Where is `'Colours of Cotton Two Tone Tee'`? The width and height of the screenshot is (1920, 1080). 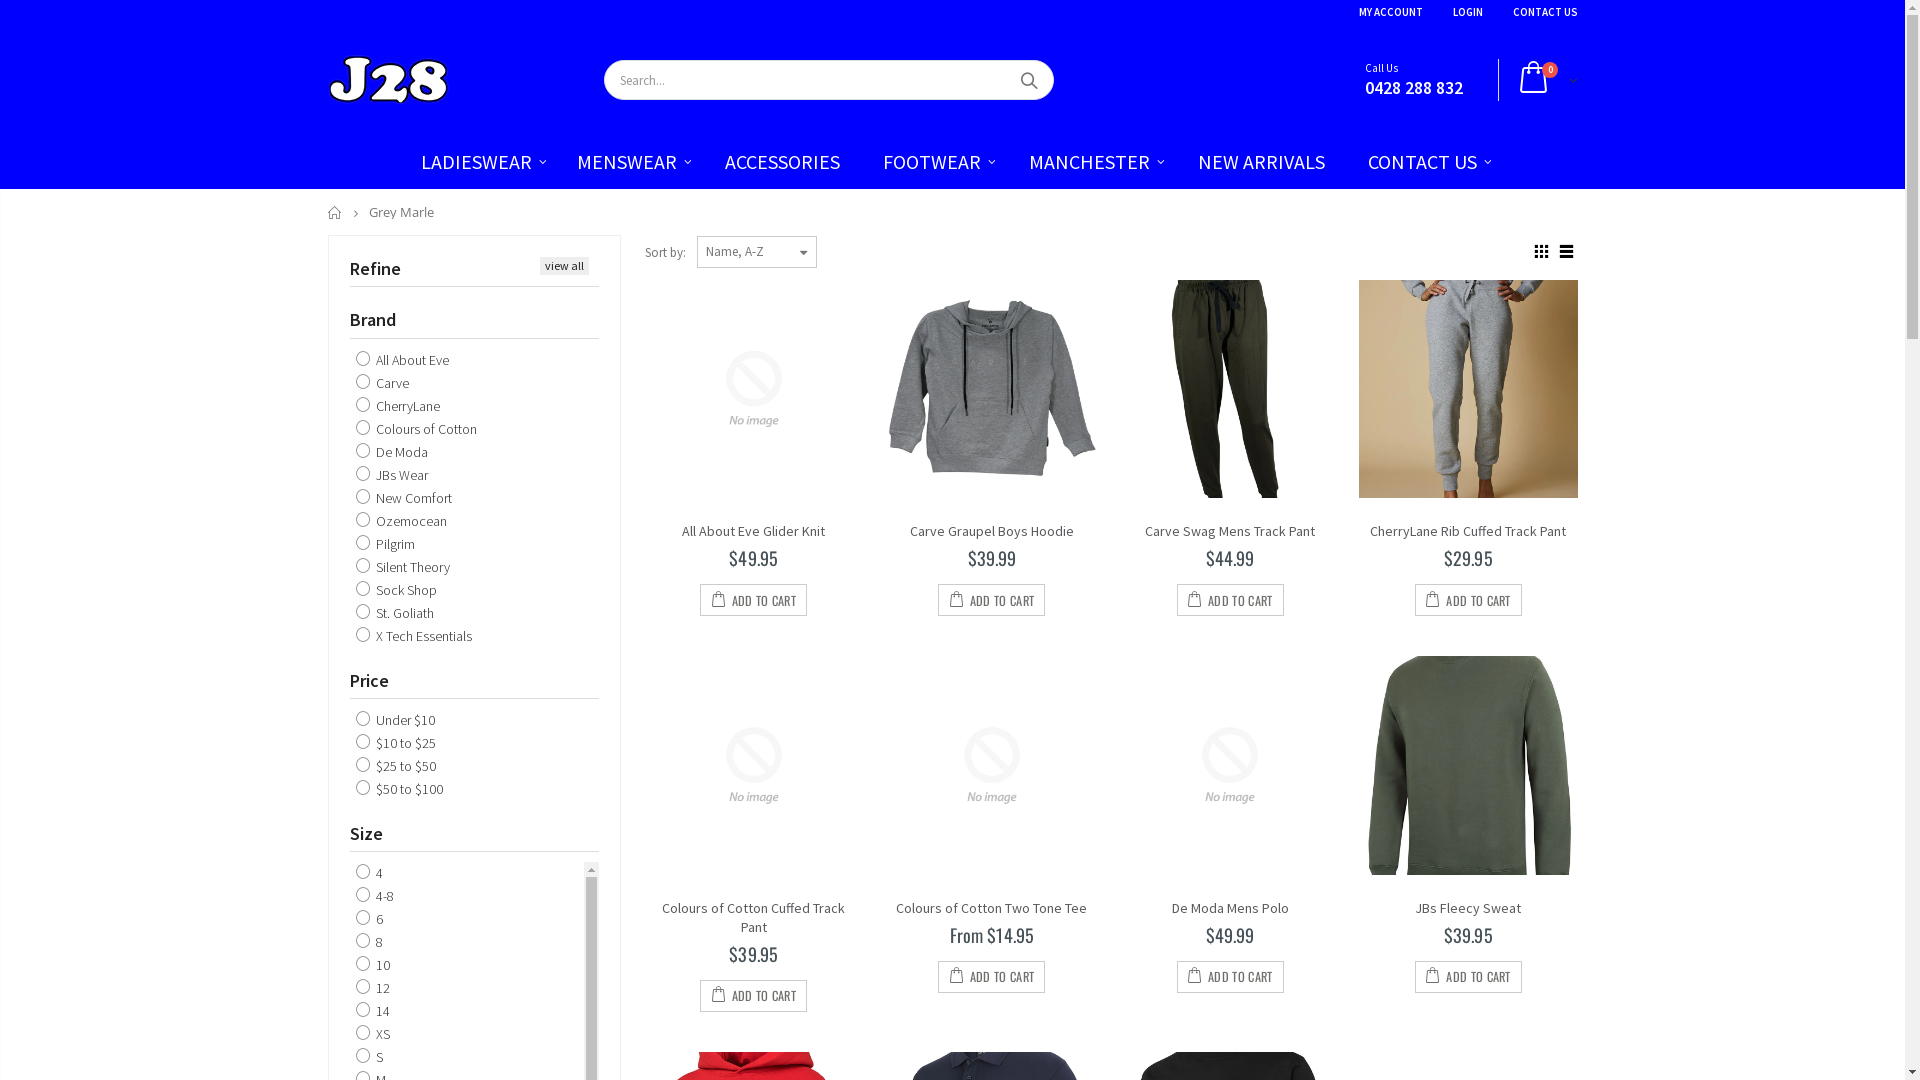 'Colours of Cotton Two Tone Tee' is located at coordinates (895, 907).